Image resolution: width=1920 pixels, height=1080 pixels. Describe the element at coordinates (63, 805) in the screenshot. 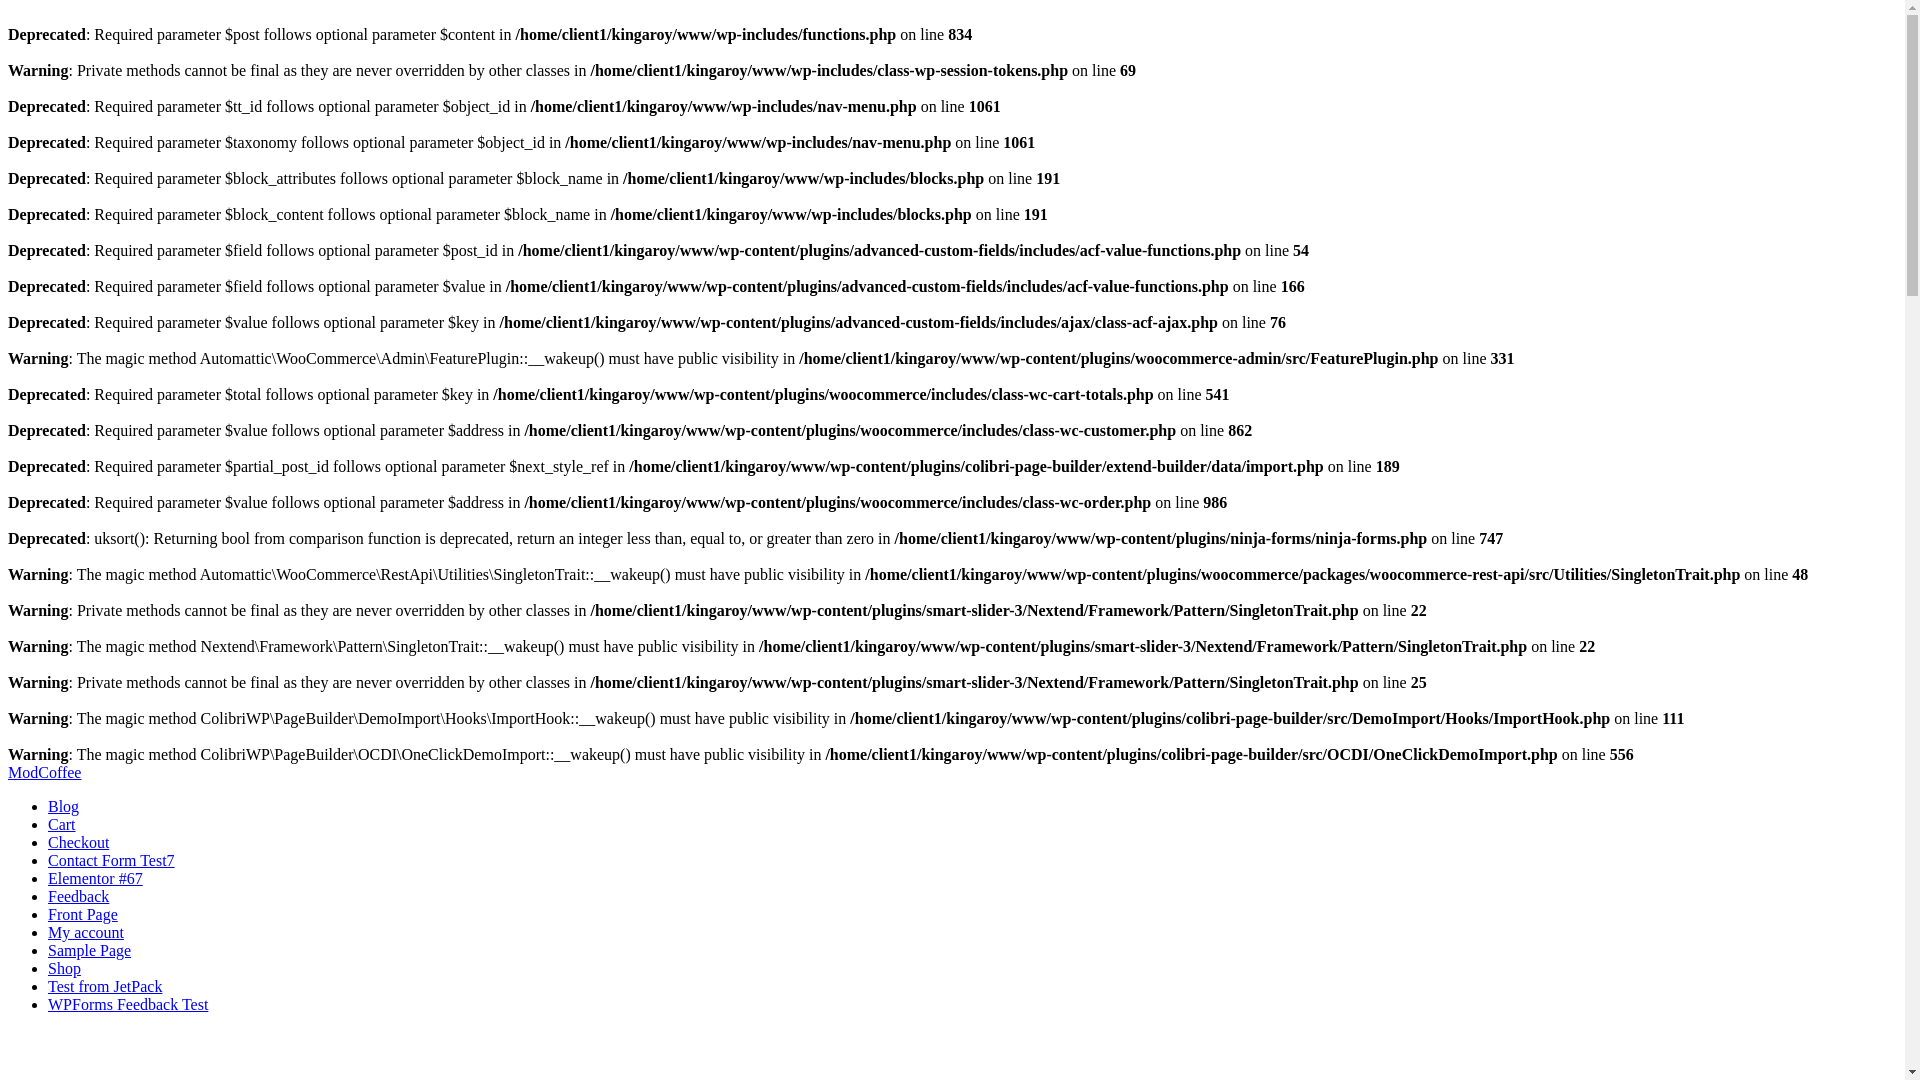

I see `'Blog'` at that location.